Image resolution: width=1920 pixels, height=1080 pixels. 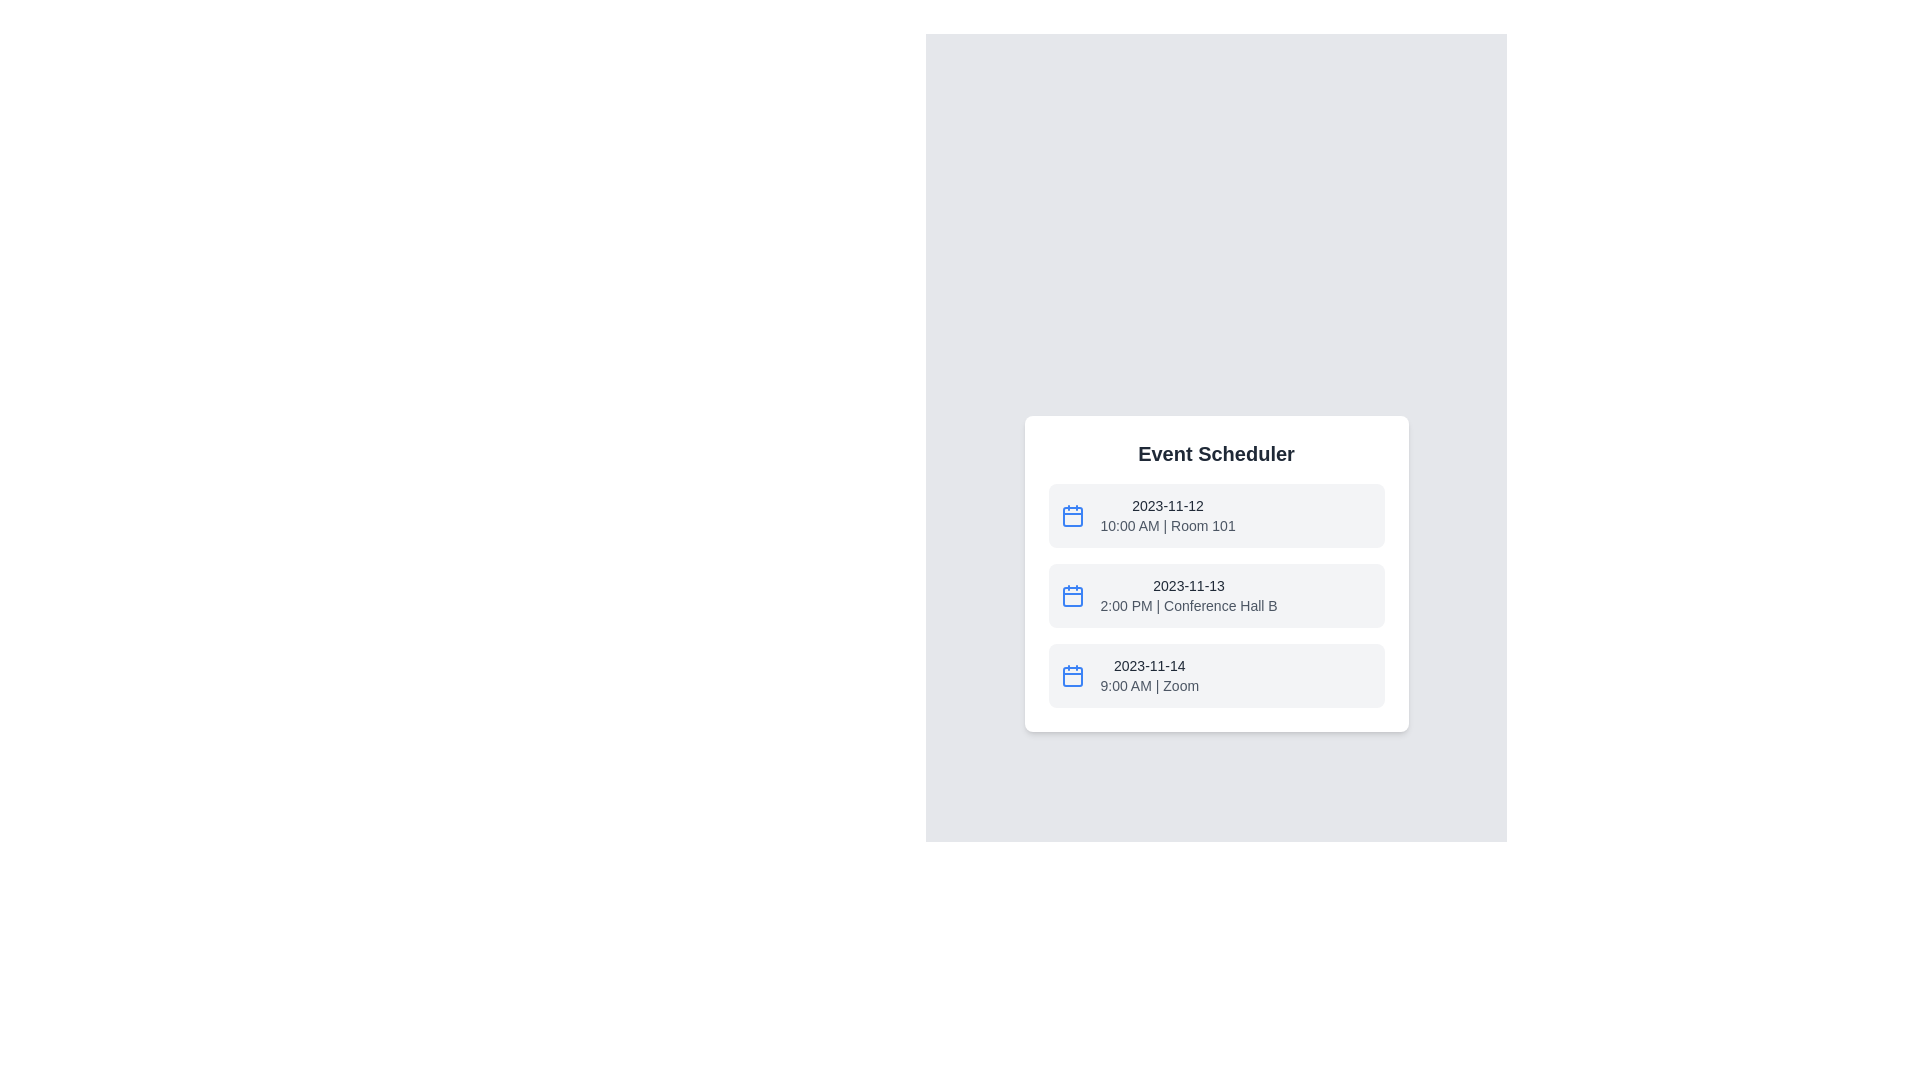 What do you see at coordinates (1071, 675) in the screenshot?
I see `the blue calendar icon located in the third event block of the event scheduler, positioned at the top-left corner of its row, next to the '2023-11-14 9:00 AM | Zoom' text` at bounding box center [1071, 675].